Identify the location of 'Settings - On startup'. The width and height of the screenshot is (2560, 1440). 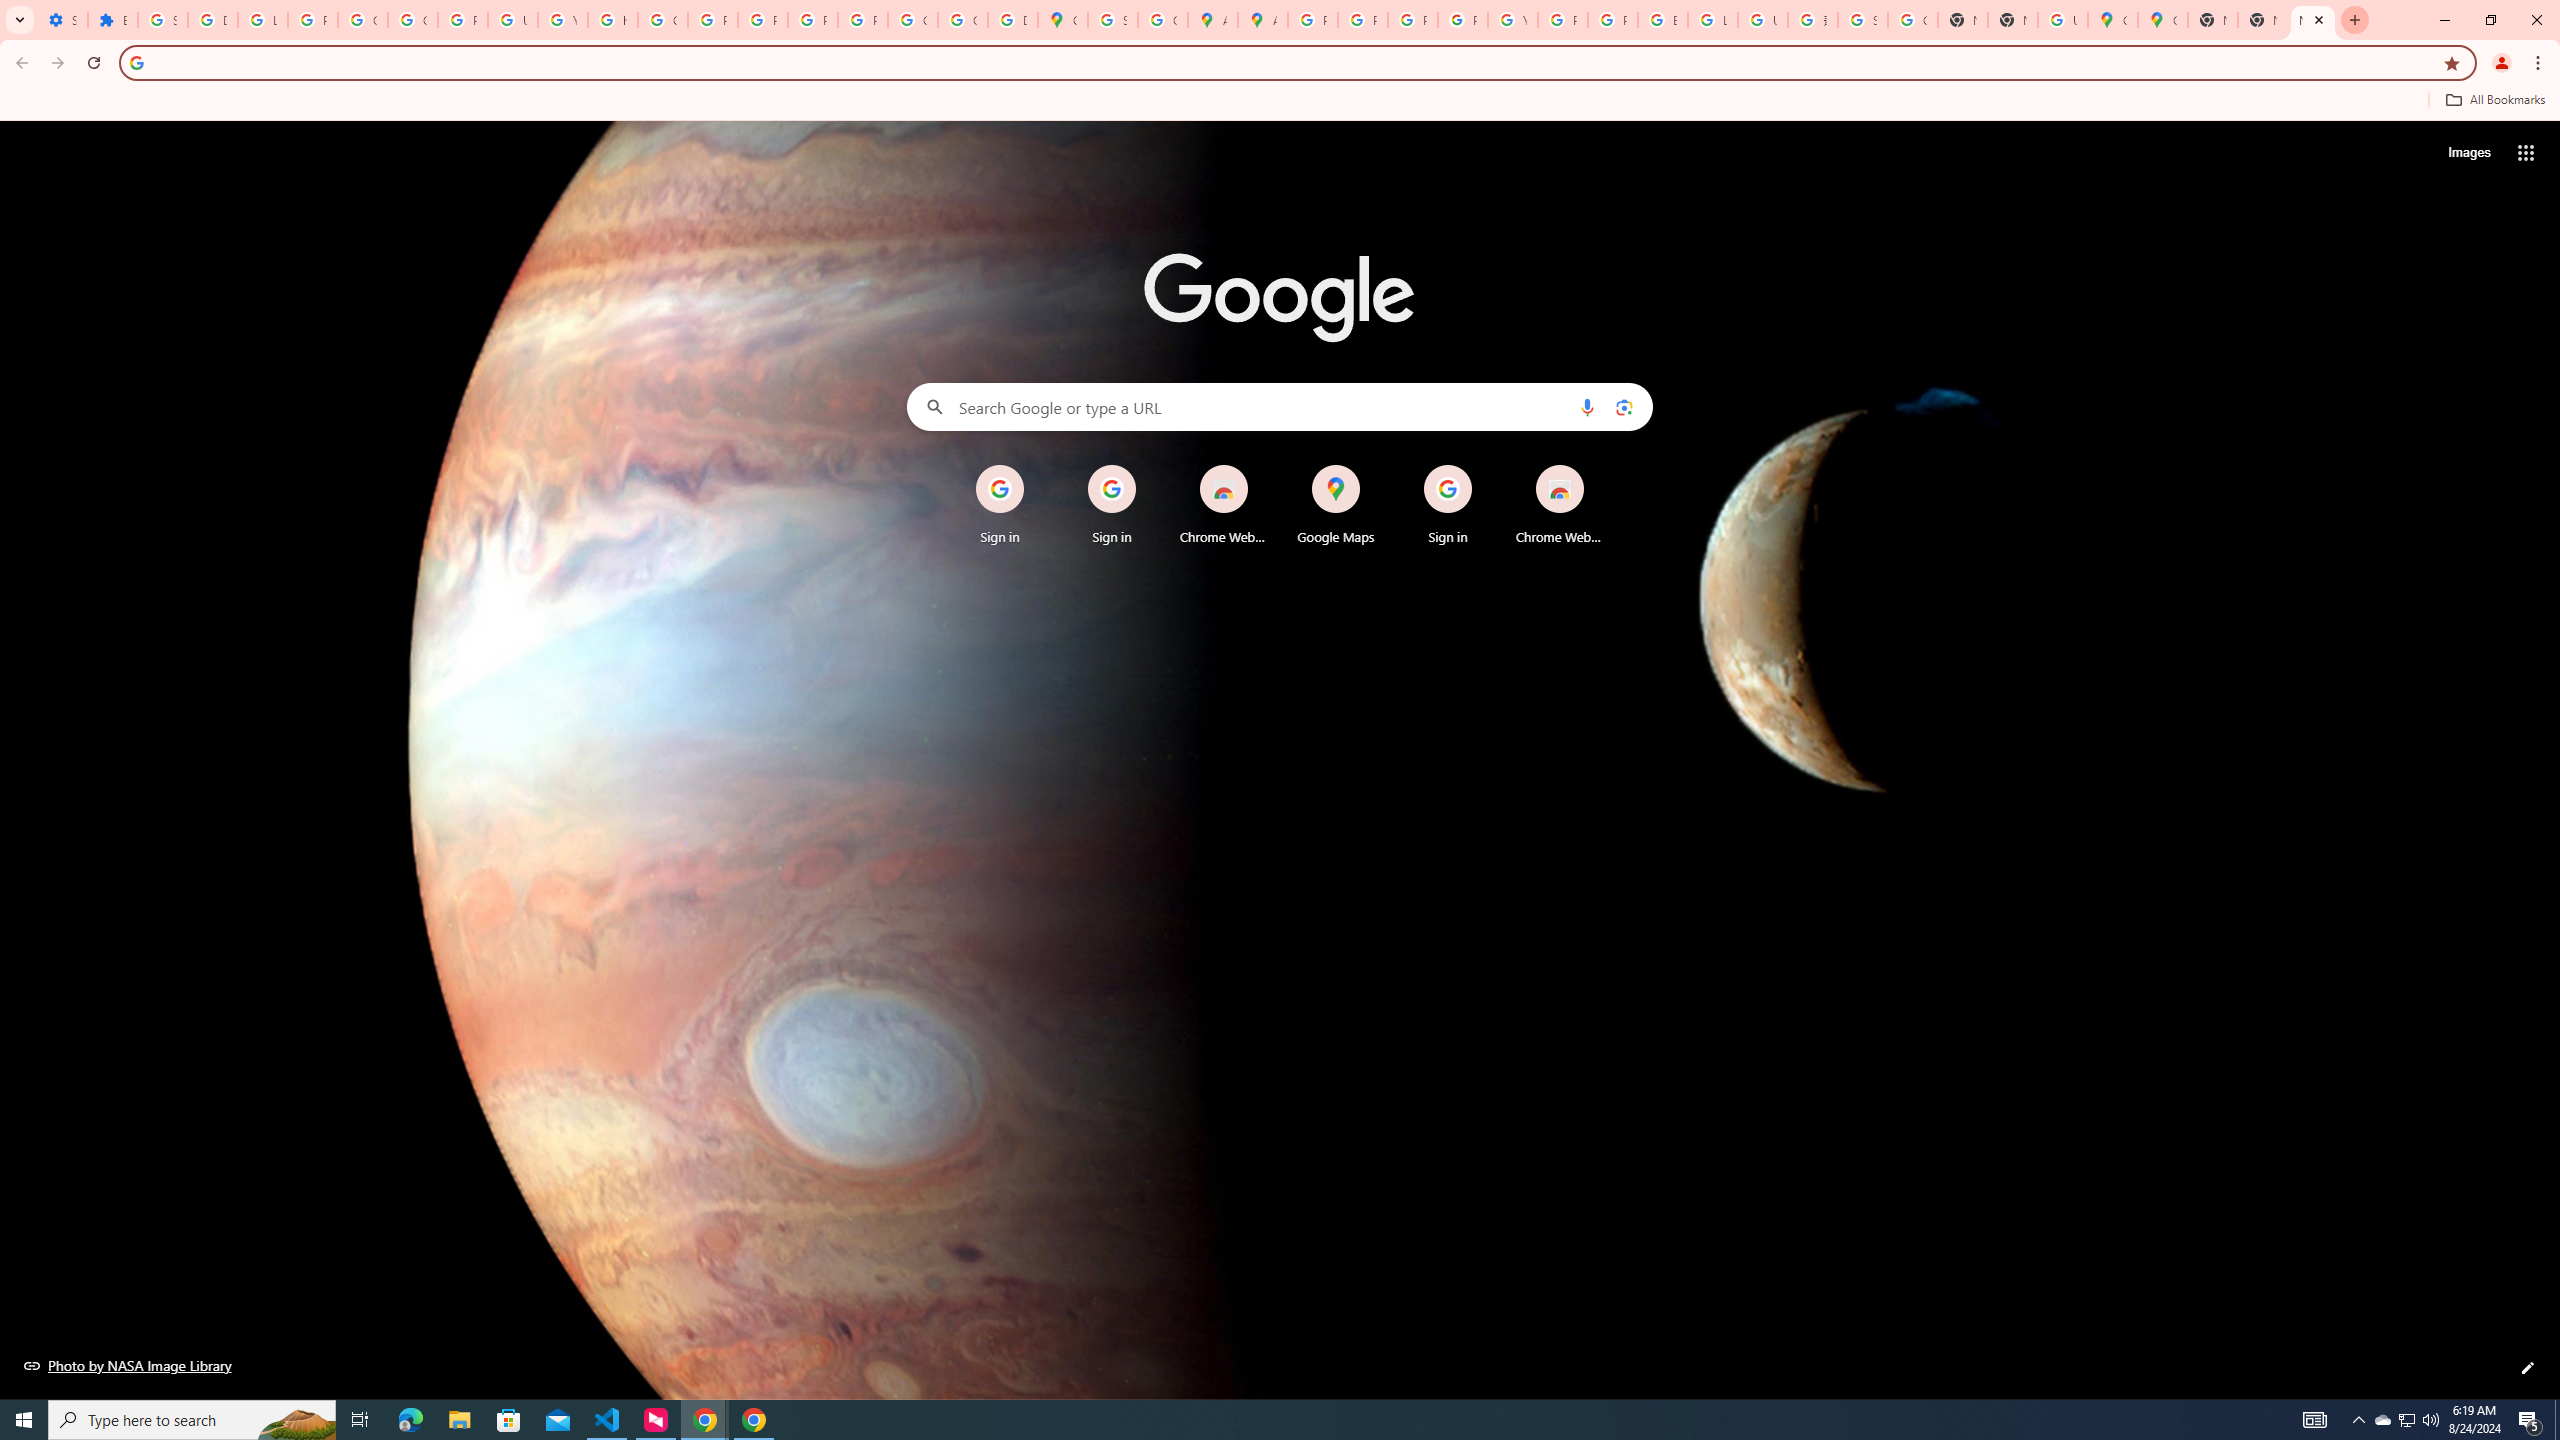
(61, 19).